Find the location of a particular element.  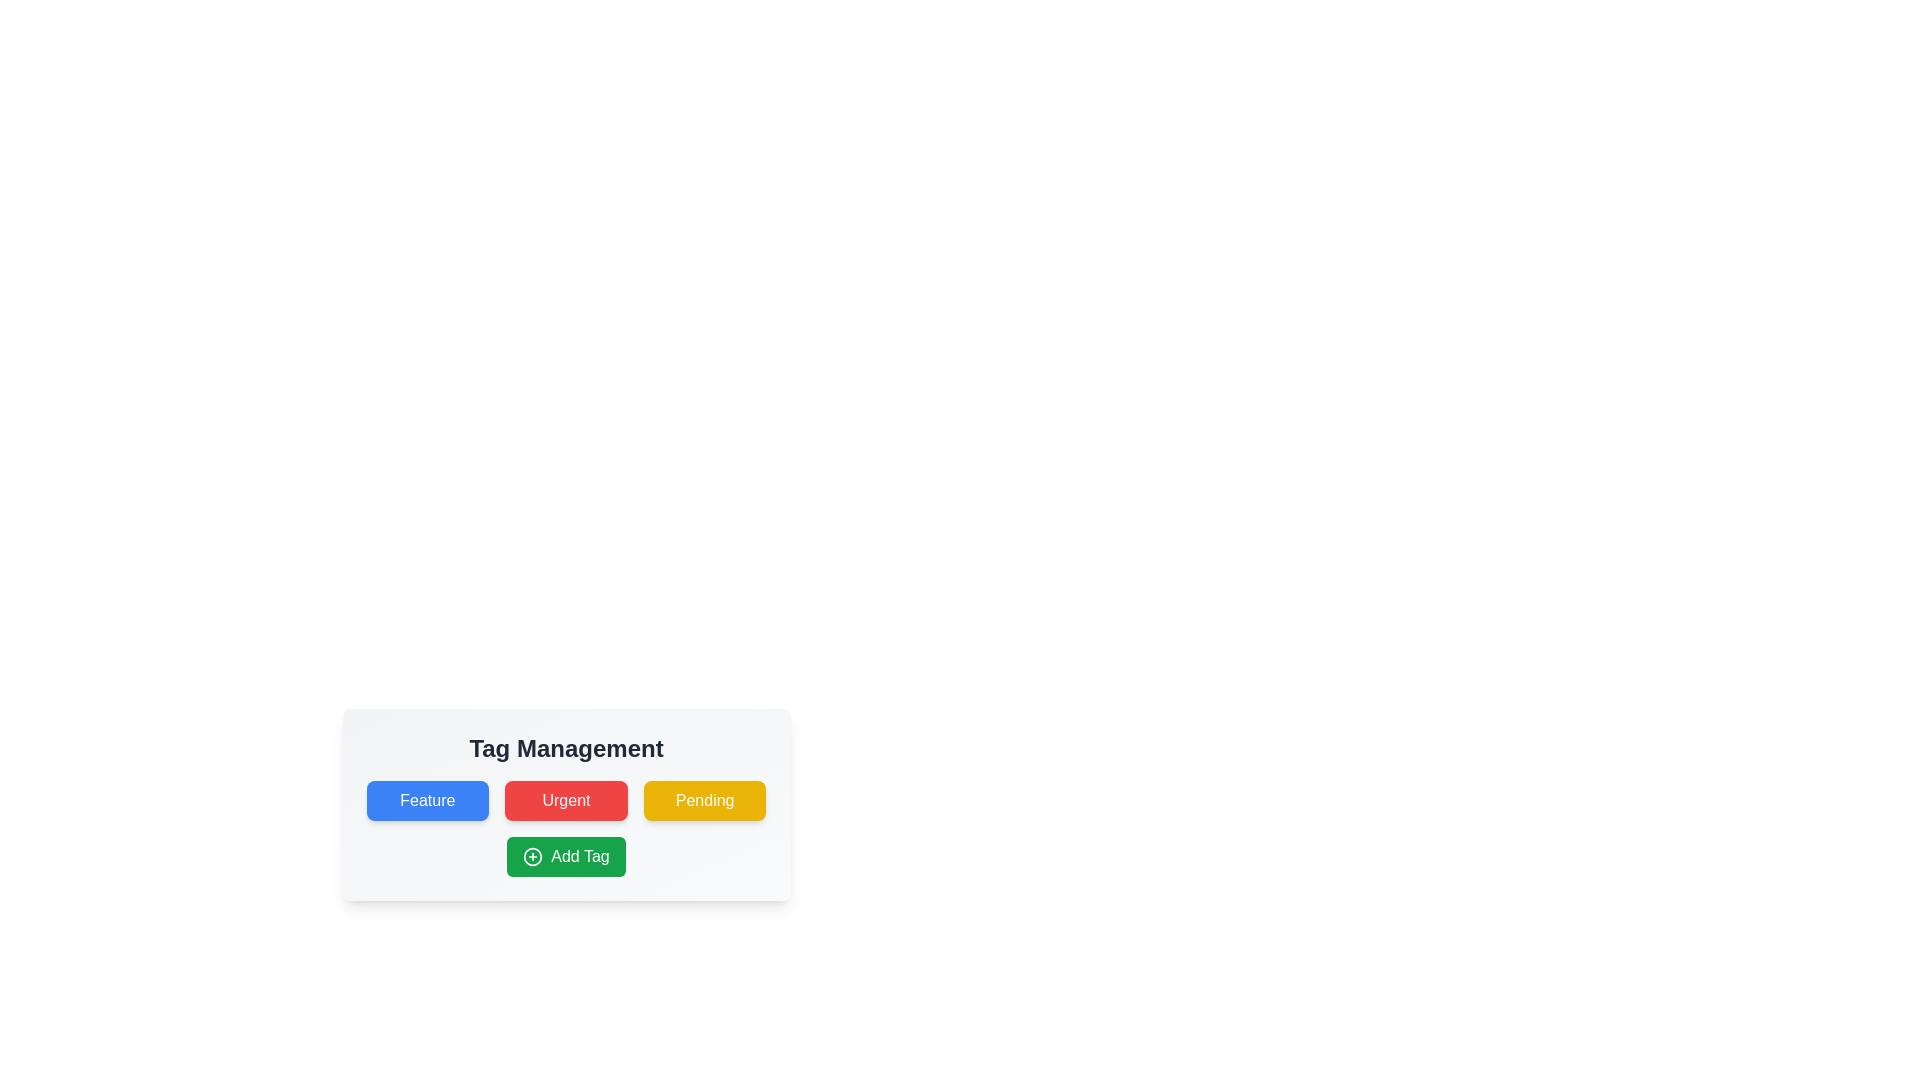

the tag labeled Urgent to observe its hover effect is located at coordinates (565, 800).